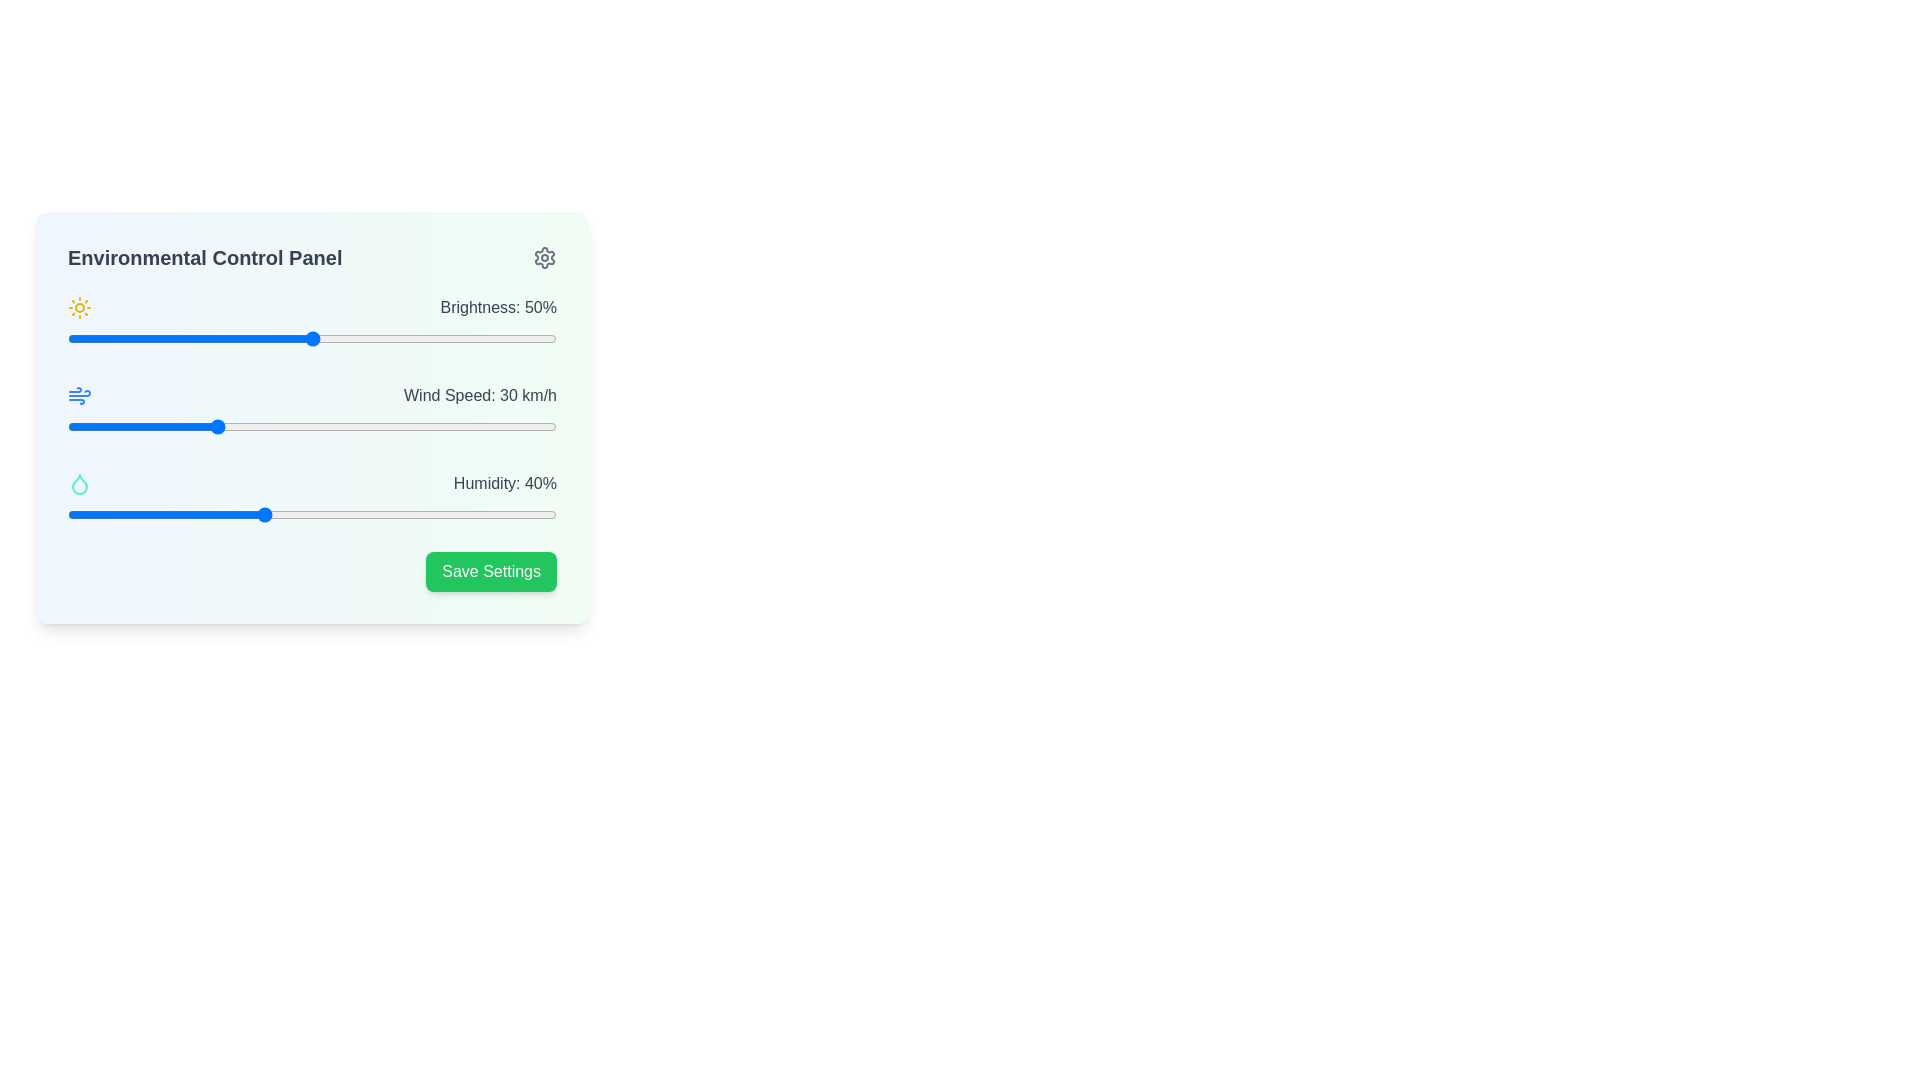 This screenshot has height=1080, width=1920. What do you see at coordinates (513, 514) in the screenshot?
I see `humidity` at bounding box center [513, 514].